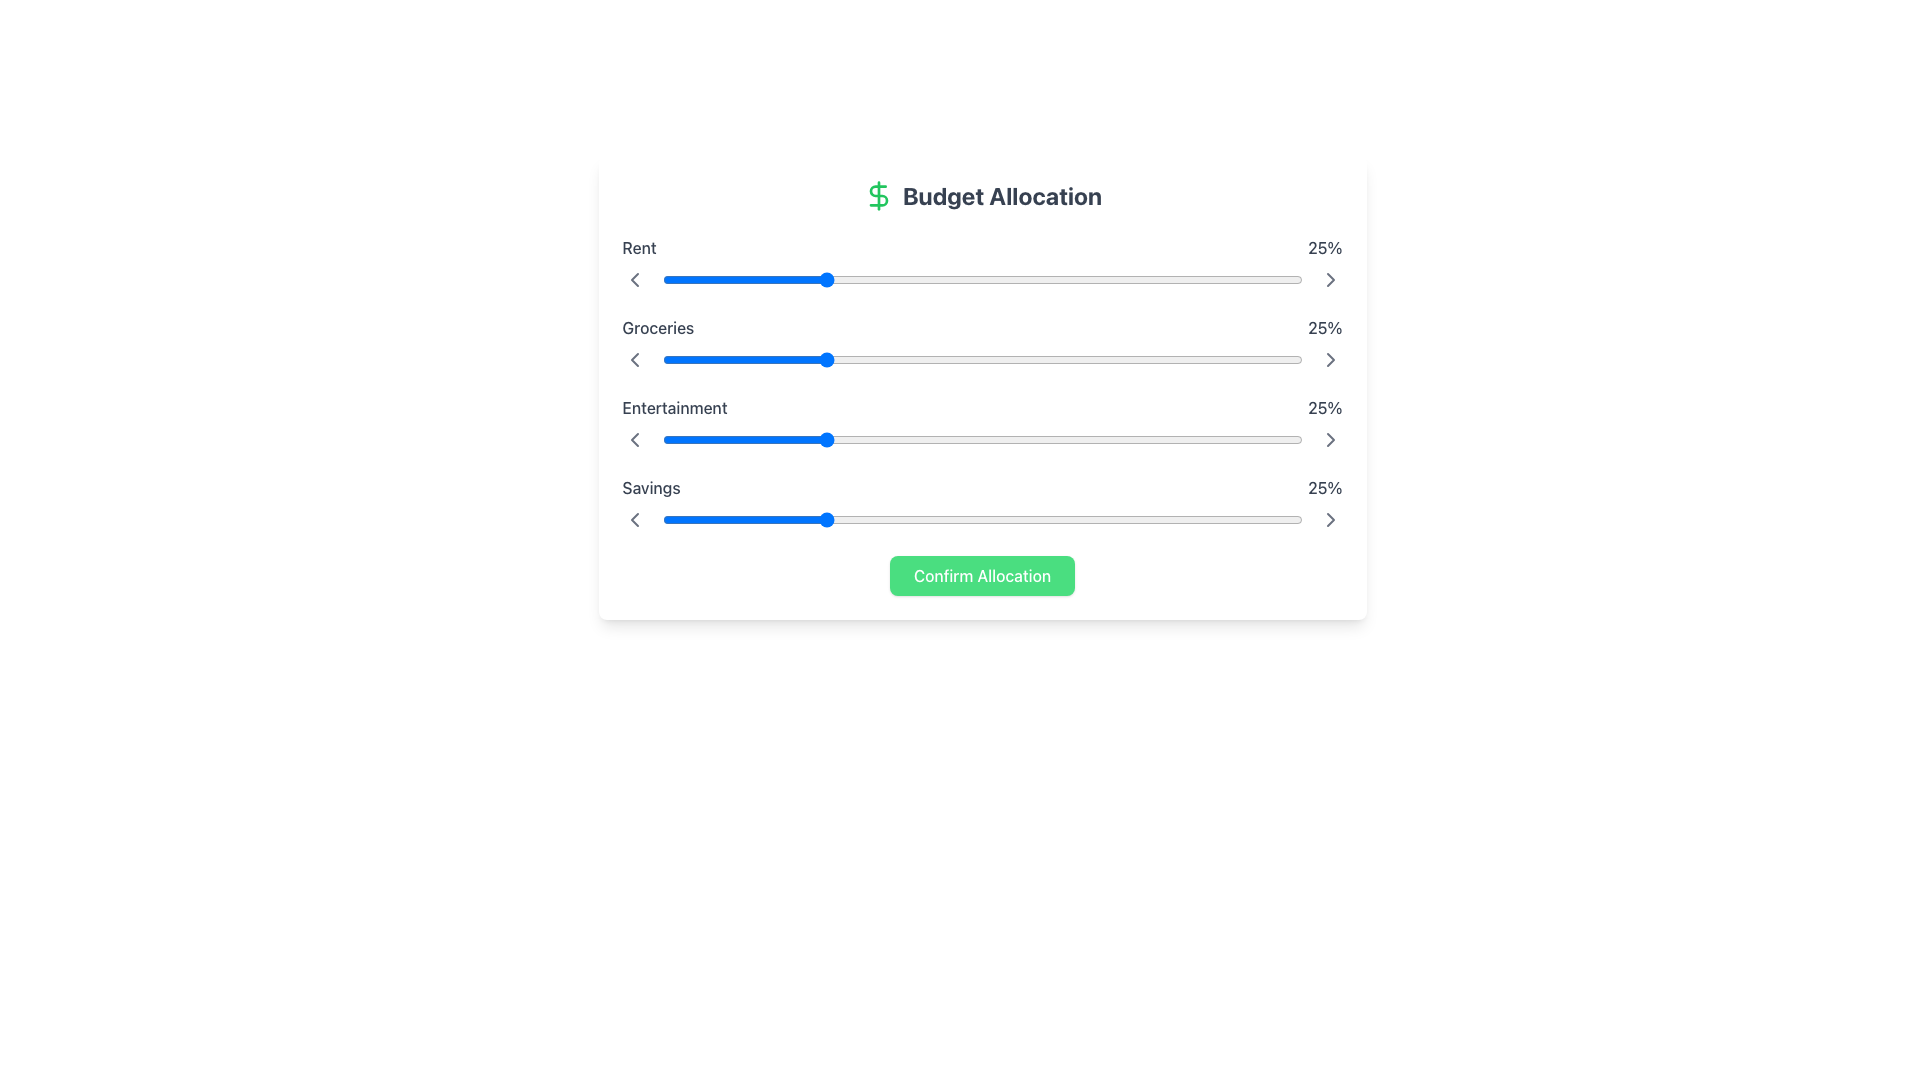 Image resolution: width=1920 pixels, height=1080 pixels. Describe the element at coordinates (878, 196) in the screenshot. I see `the green dollar sign icon located to the left of the 'Budget Allocation' text at the top-left segment of the interface` at that location.